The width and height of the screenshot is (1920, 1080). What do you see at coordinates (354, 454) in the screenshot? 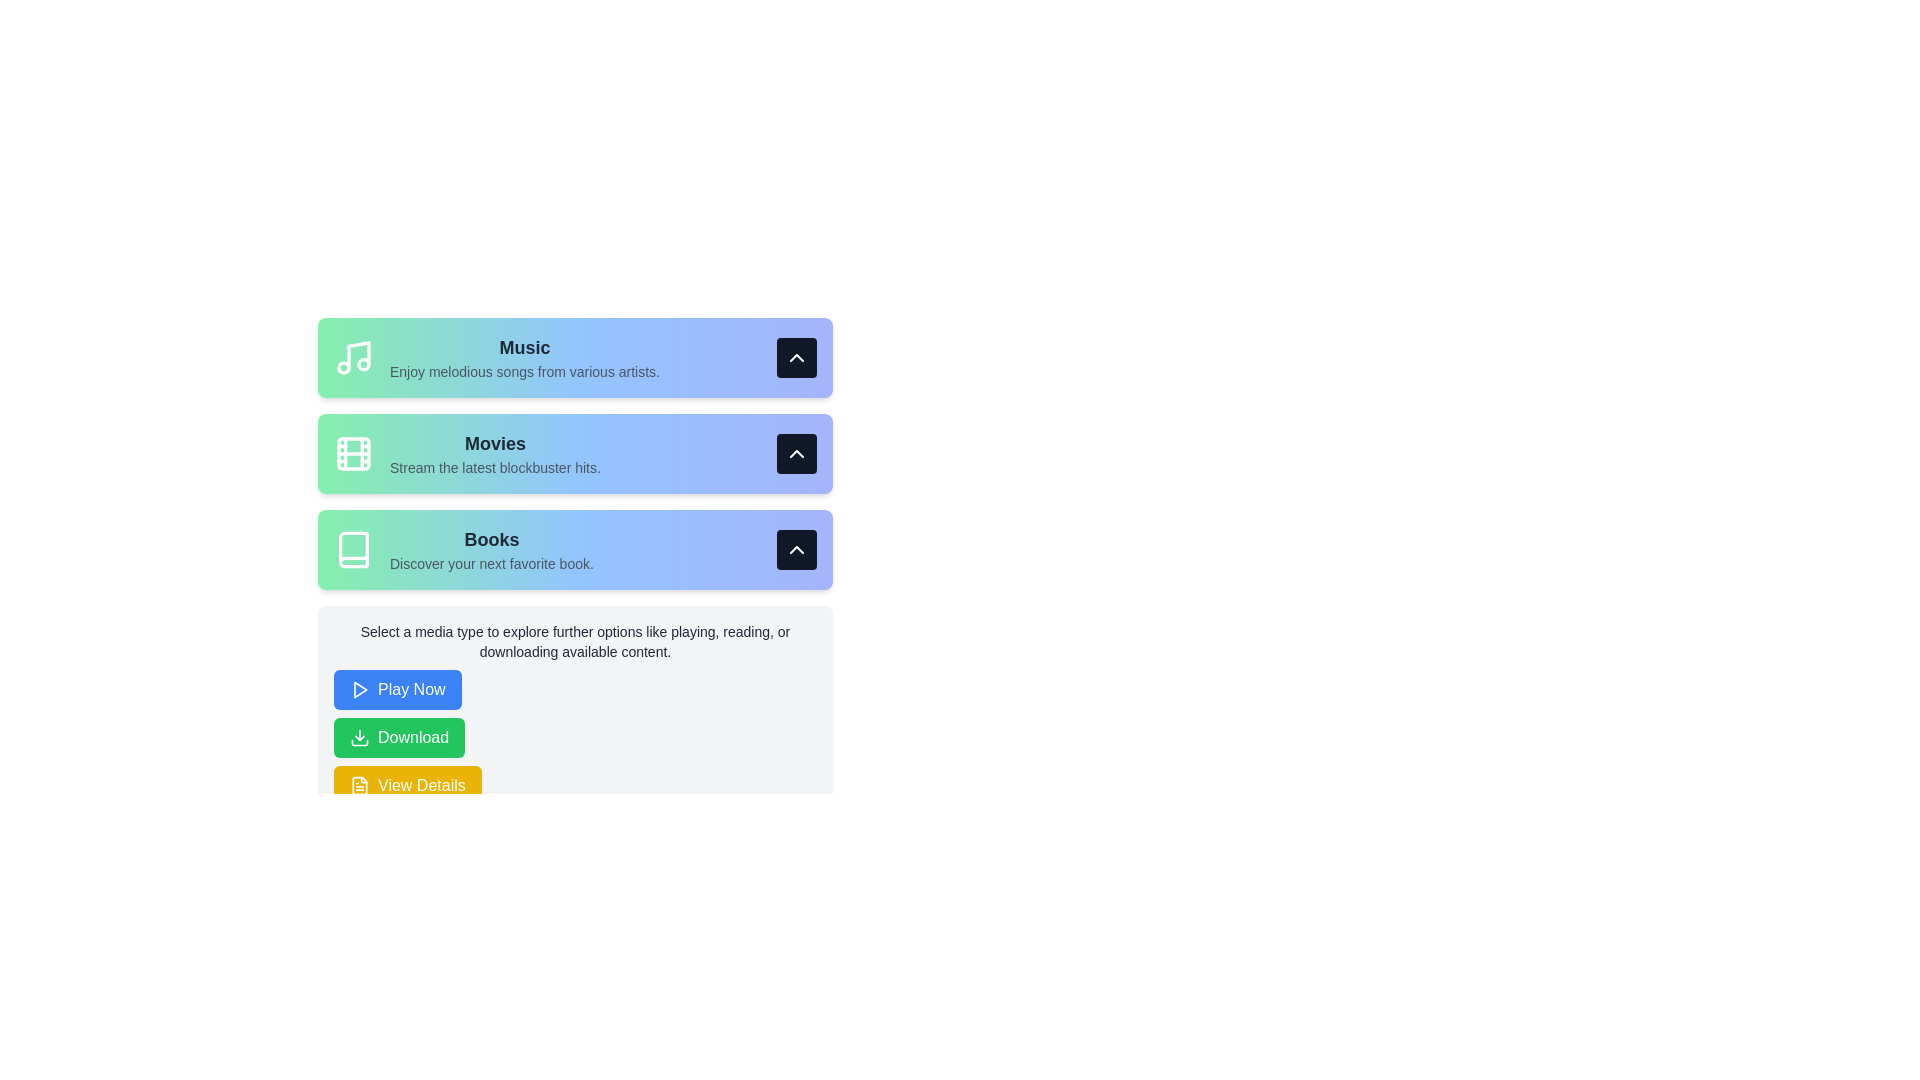
I see `the central decorative SVG rectangle of the filmstrip icon, which is located adjacent to the 'Movies' text label, positioned in the middle of the three buttons labeled 'Music,' 'Movies,' and 'Books.'` at bounding box center [354, 454].